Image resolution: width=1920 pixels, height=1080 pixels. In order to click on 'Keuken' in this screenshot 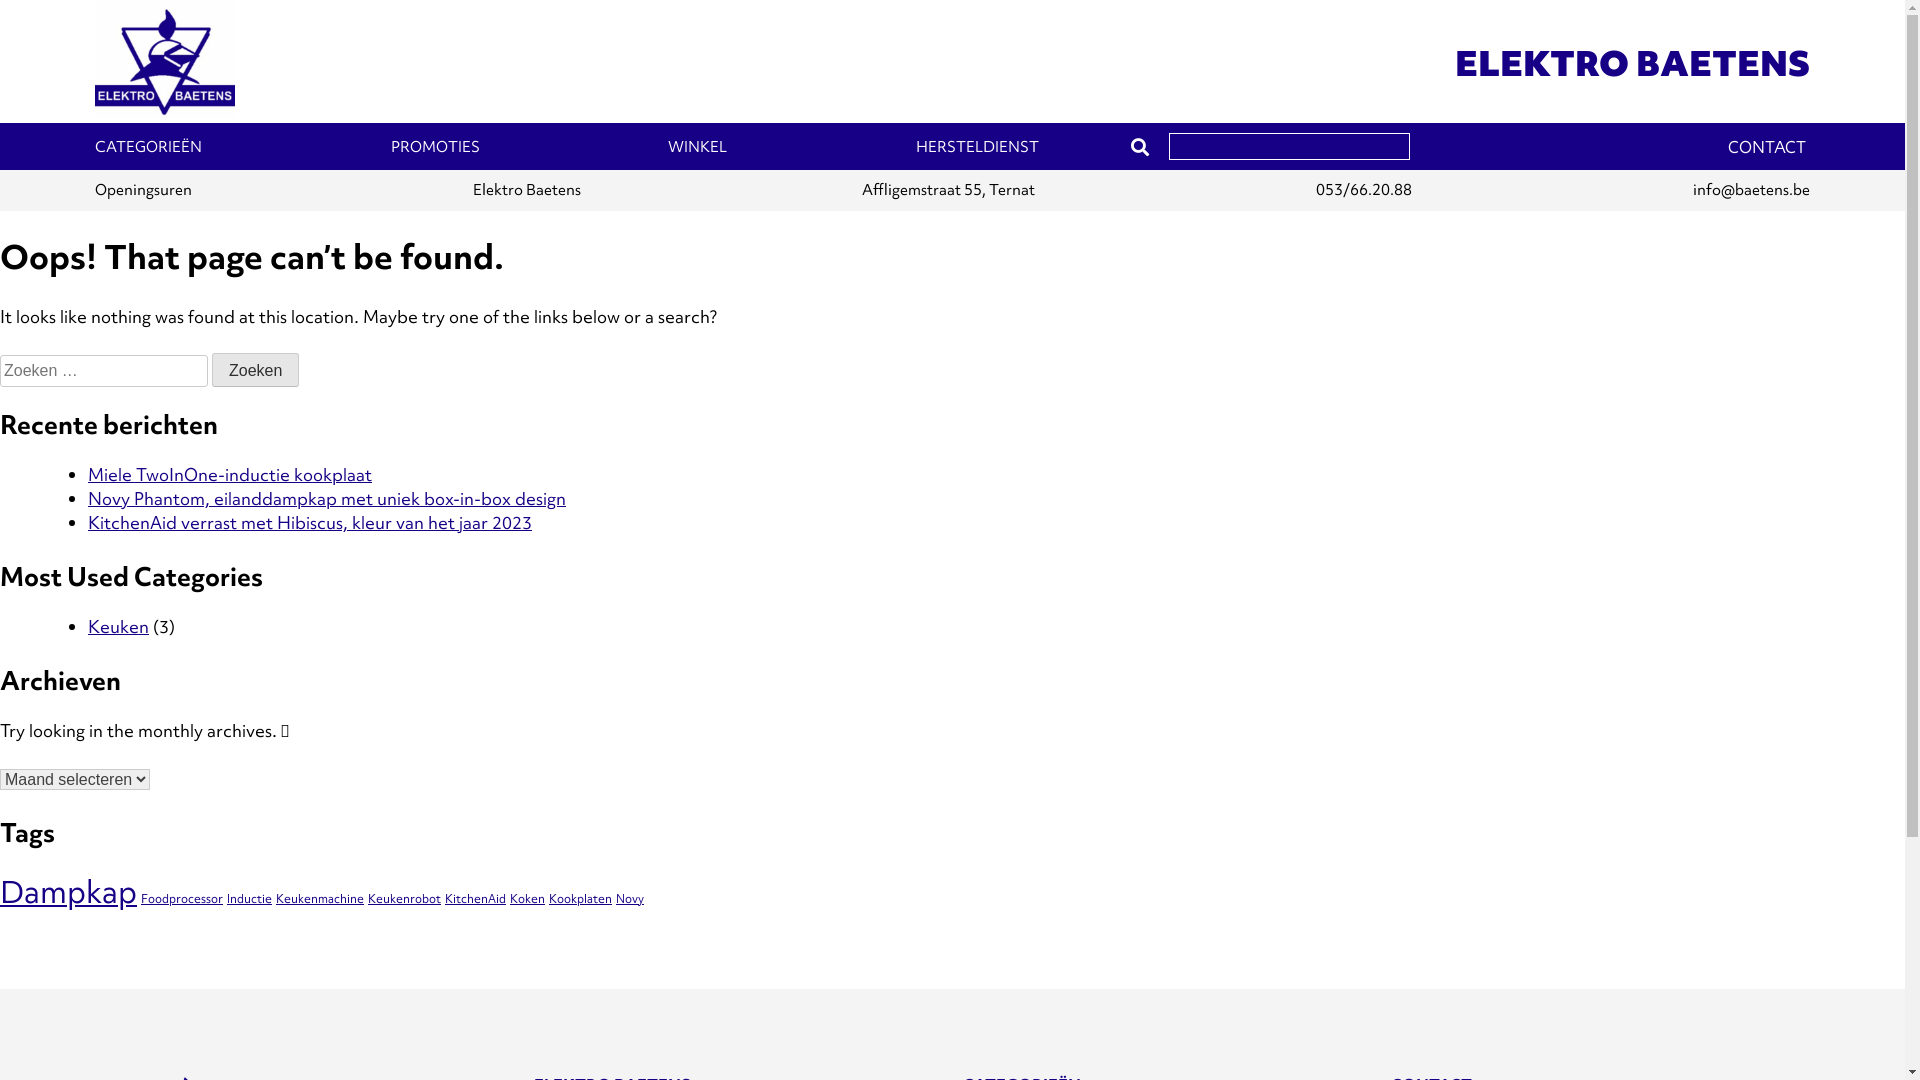, I will do `click(117, 625)`.